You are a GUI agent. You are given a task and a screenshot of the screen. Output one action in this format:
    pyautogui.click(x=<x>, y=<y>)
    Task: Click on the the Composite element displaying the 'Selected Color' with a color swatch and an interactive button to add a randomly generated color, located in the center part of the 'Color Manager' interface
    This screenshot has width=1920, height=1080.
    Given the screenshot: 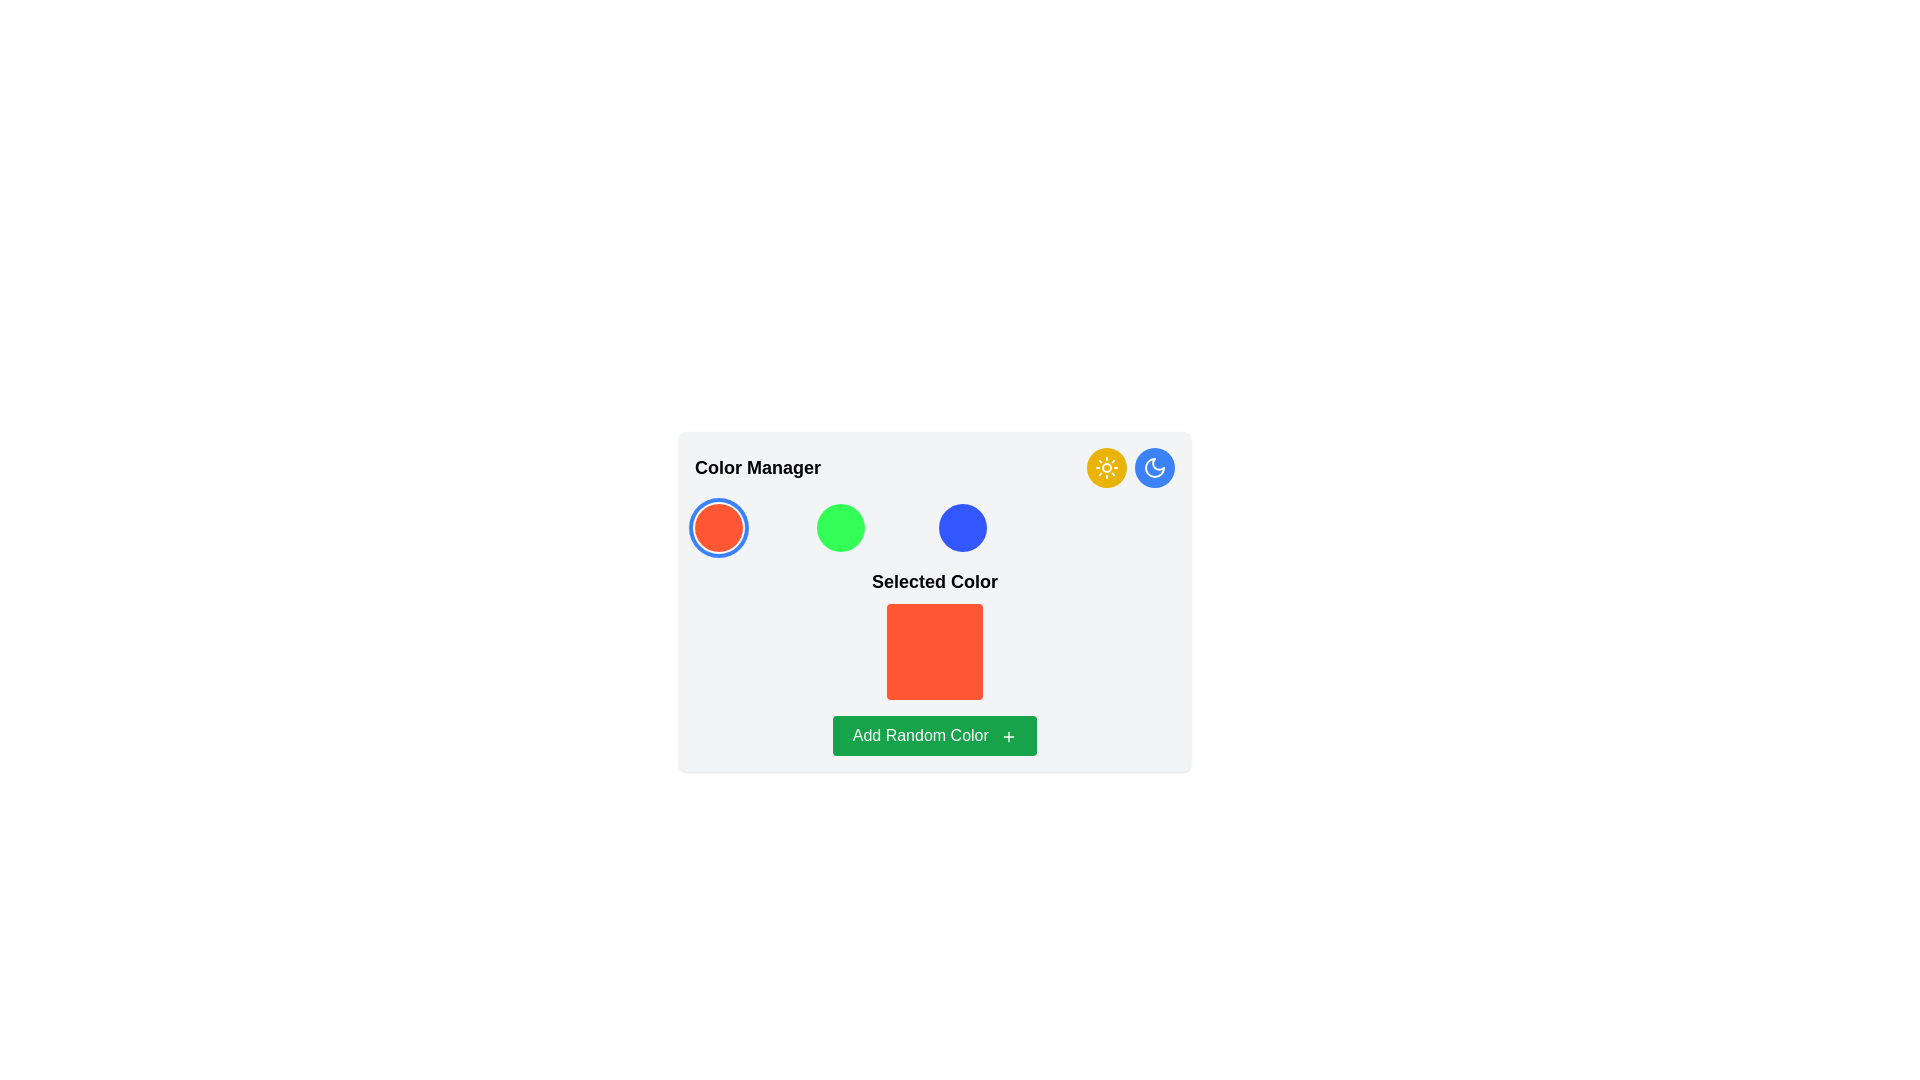 What is the action you would take?
    pyautogui.click(x=934, y=662)
    